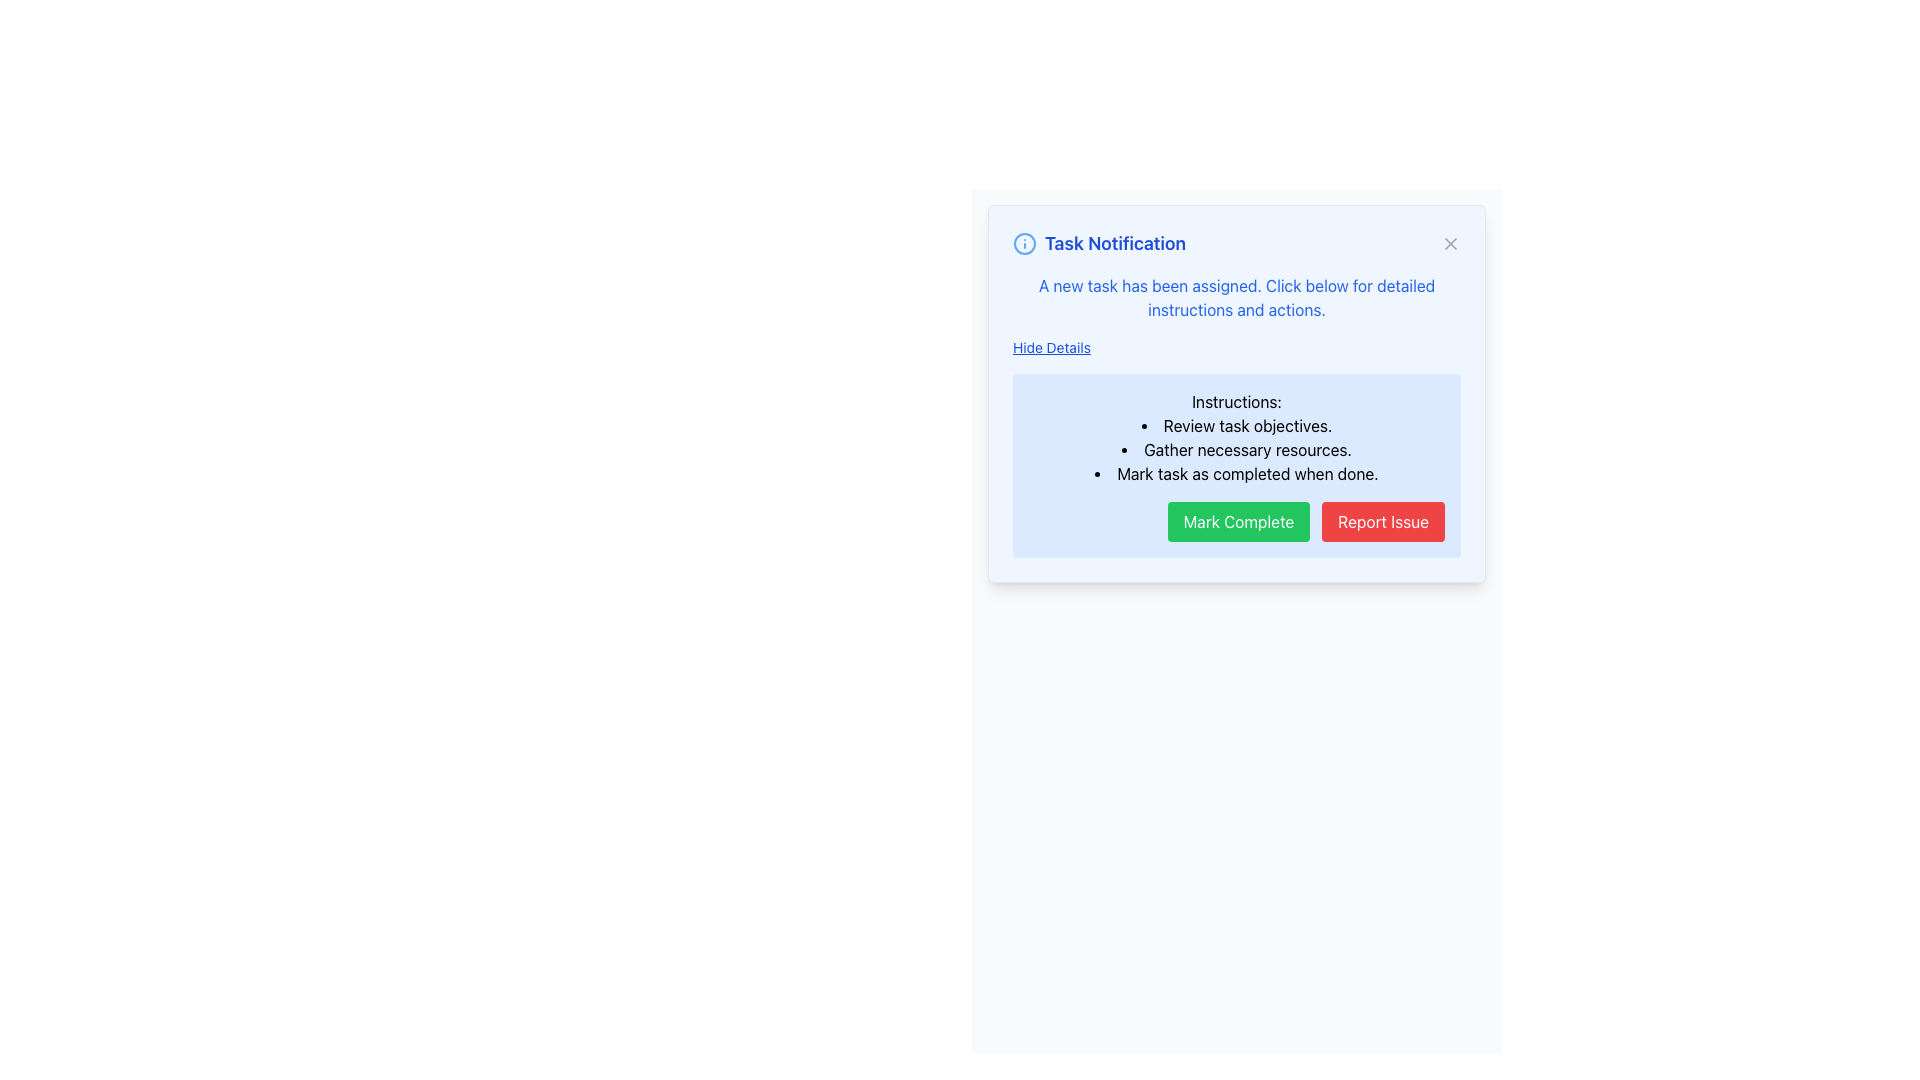  Describe the element at coordinates (1450, 242) in the screenshot. I see `the close button located at the far right side of the 'Task Notification' header` at that location.